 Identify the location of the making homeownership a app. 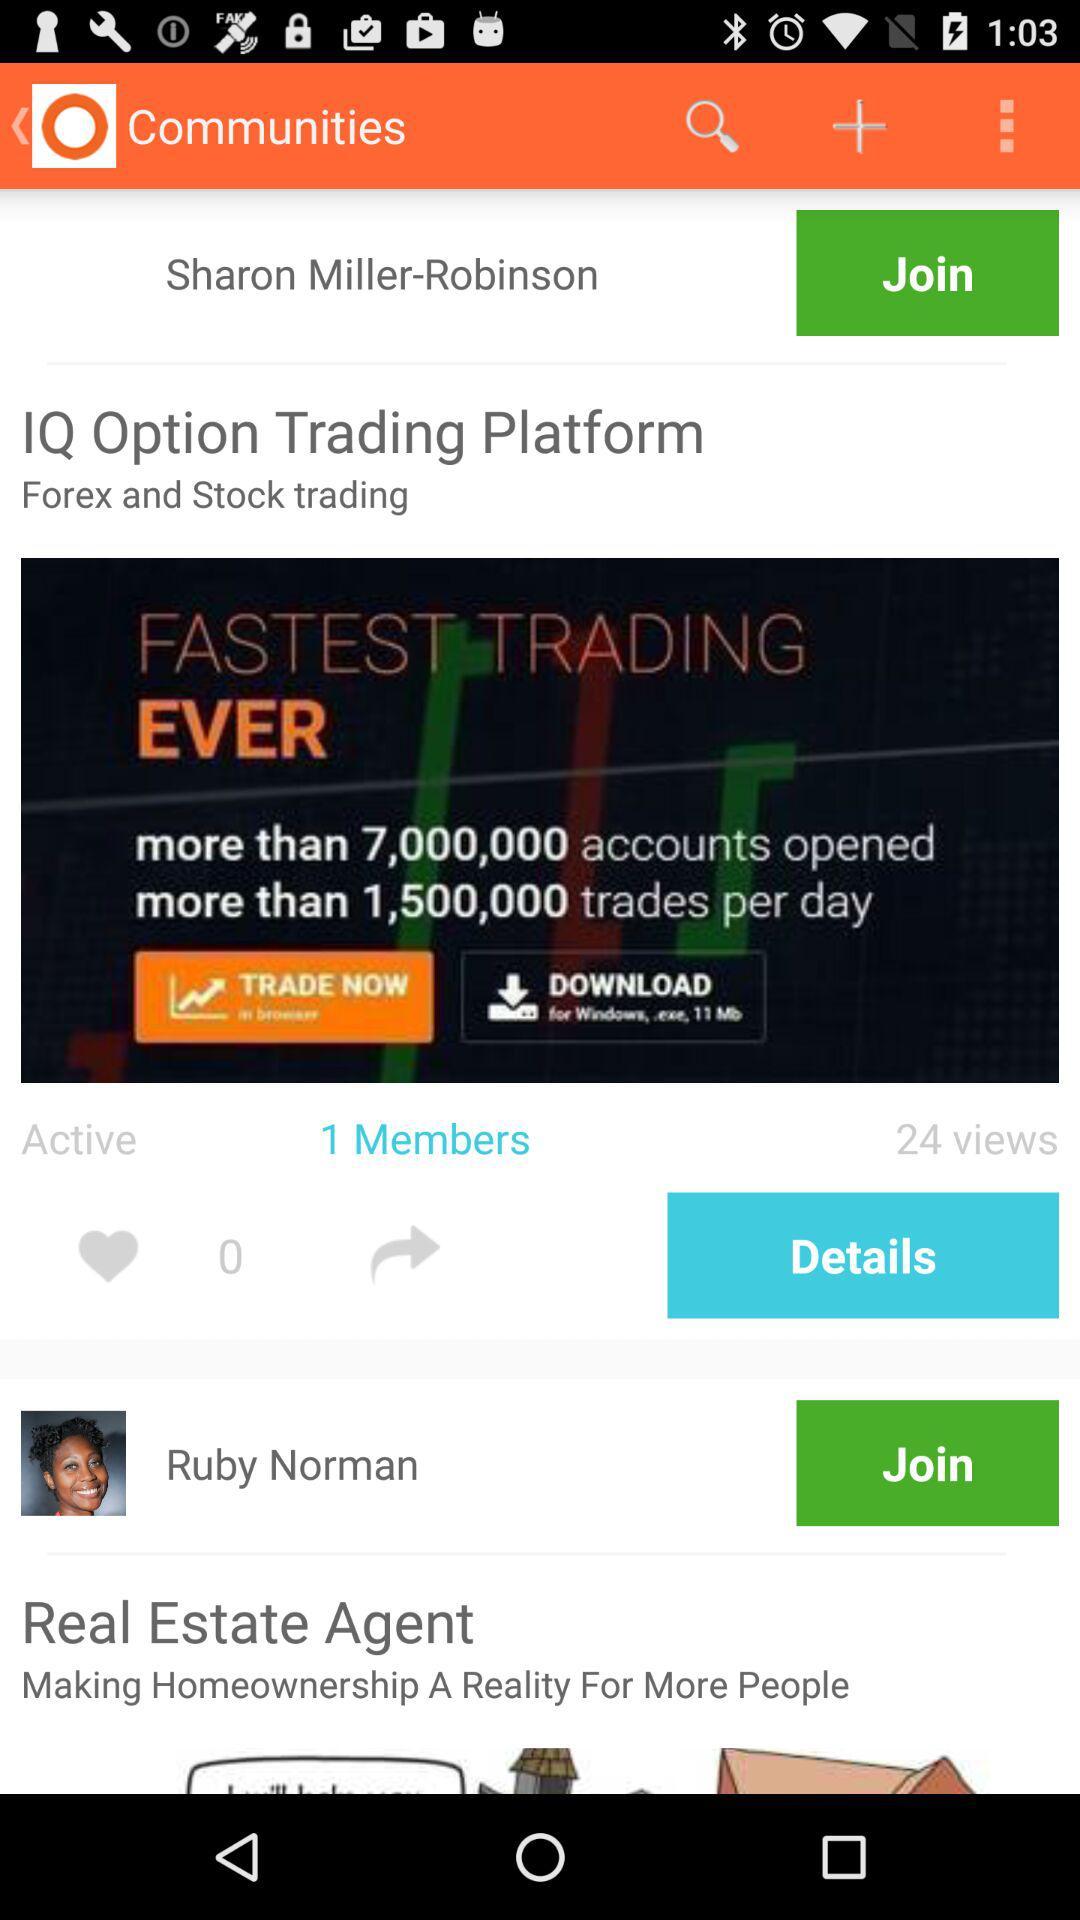
(540, 1702).